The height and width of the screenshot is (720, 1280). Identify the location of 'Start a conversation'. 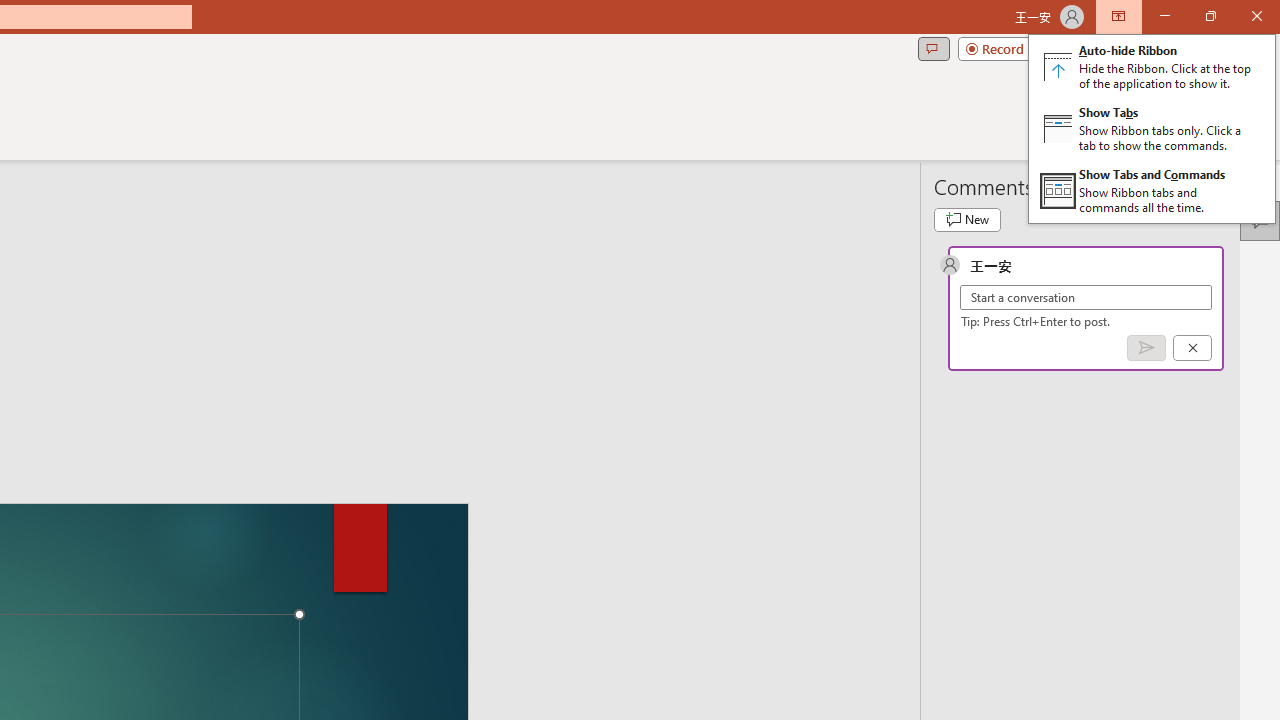
(1085, 297).